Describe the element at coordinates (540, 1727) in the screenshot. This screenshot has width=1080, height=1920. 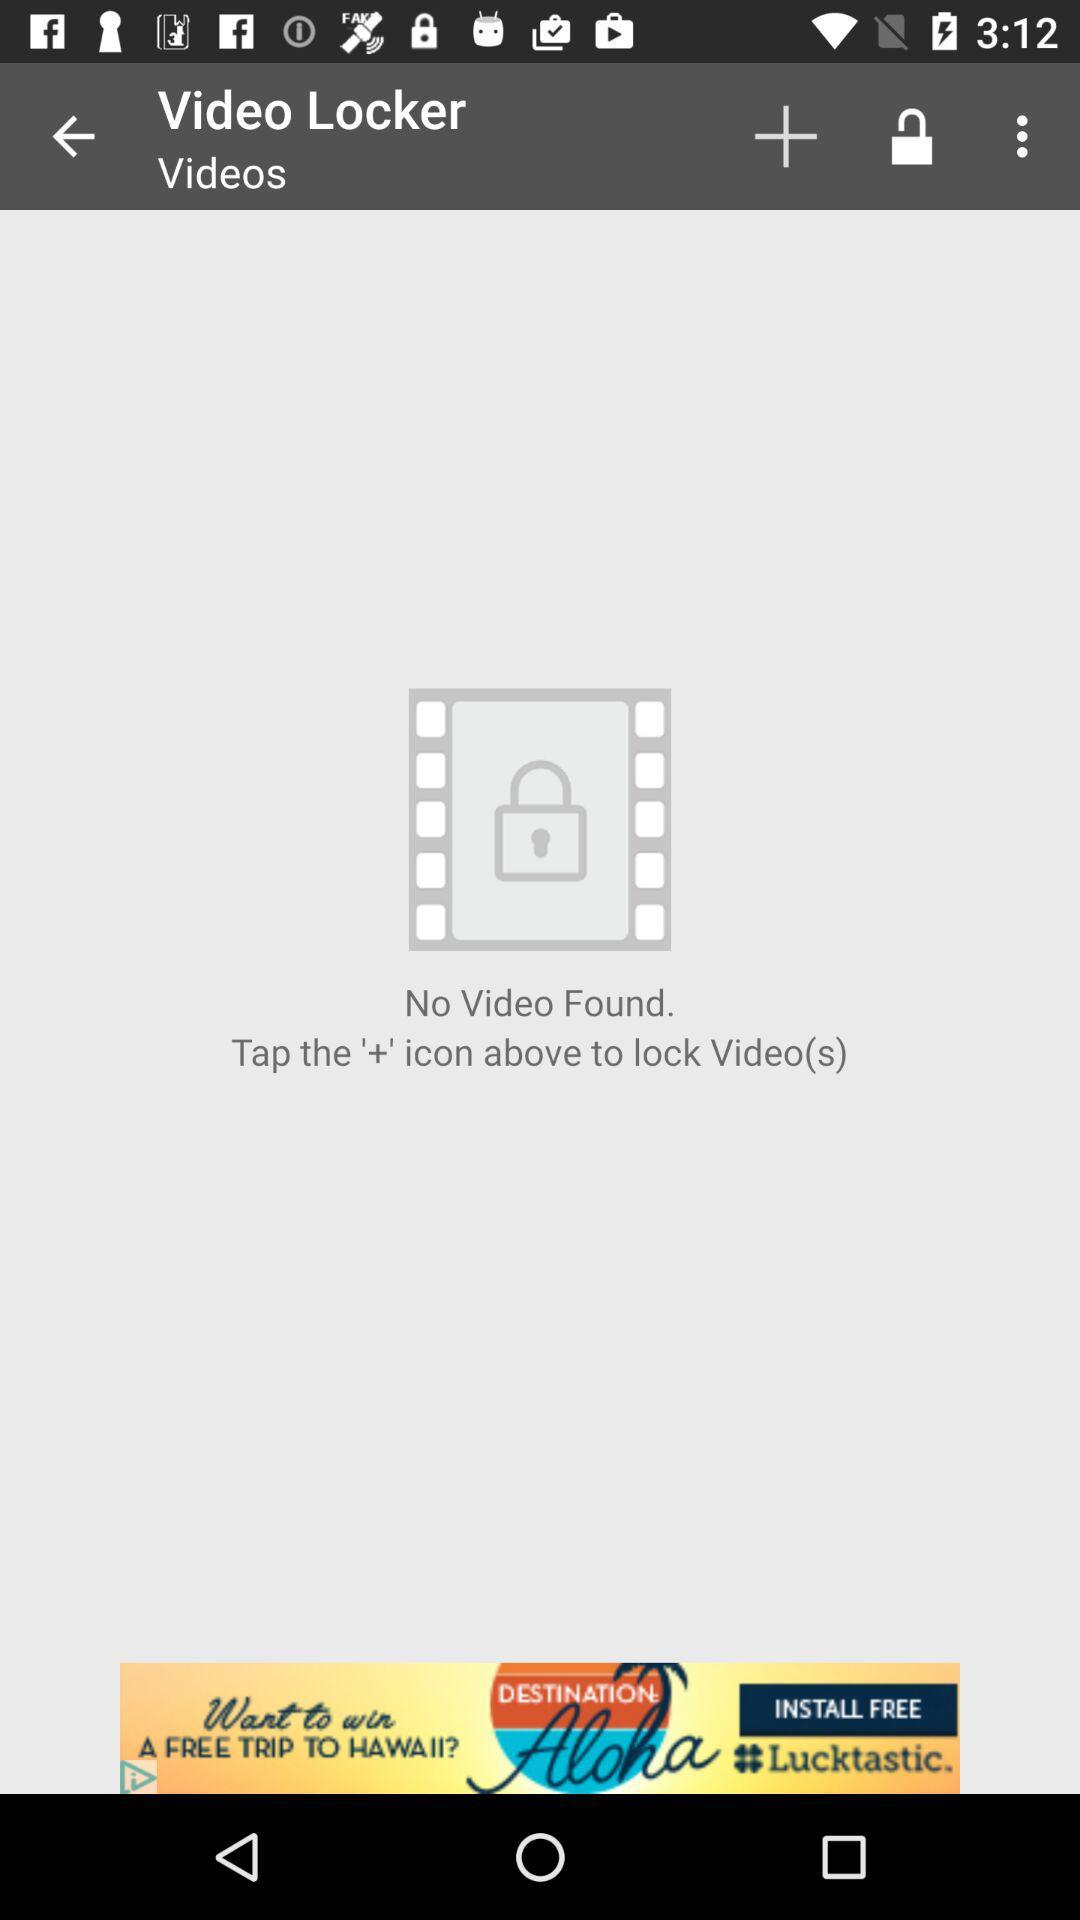
I see `the lucktastic homepage` at that location.